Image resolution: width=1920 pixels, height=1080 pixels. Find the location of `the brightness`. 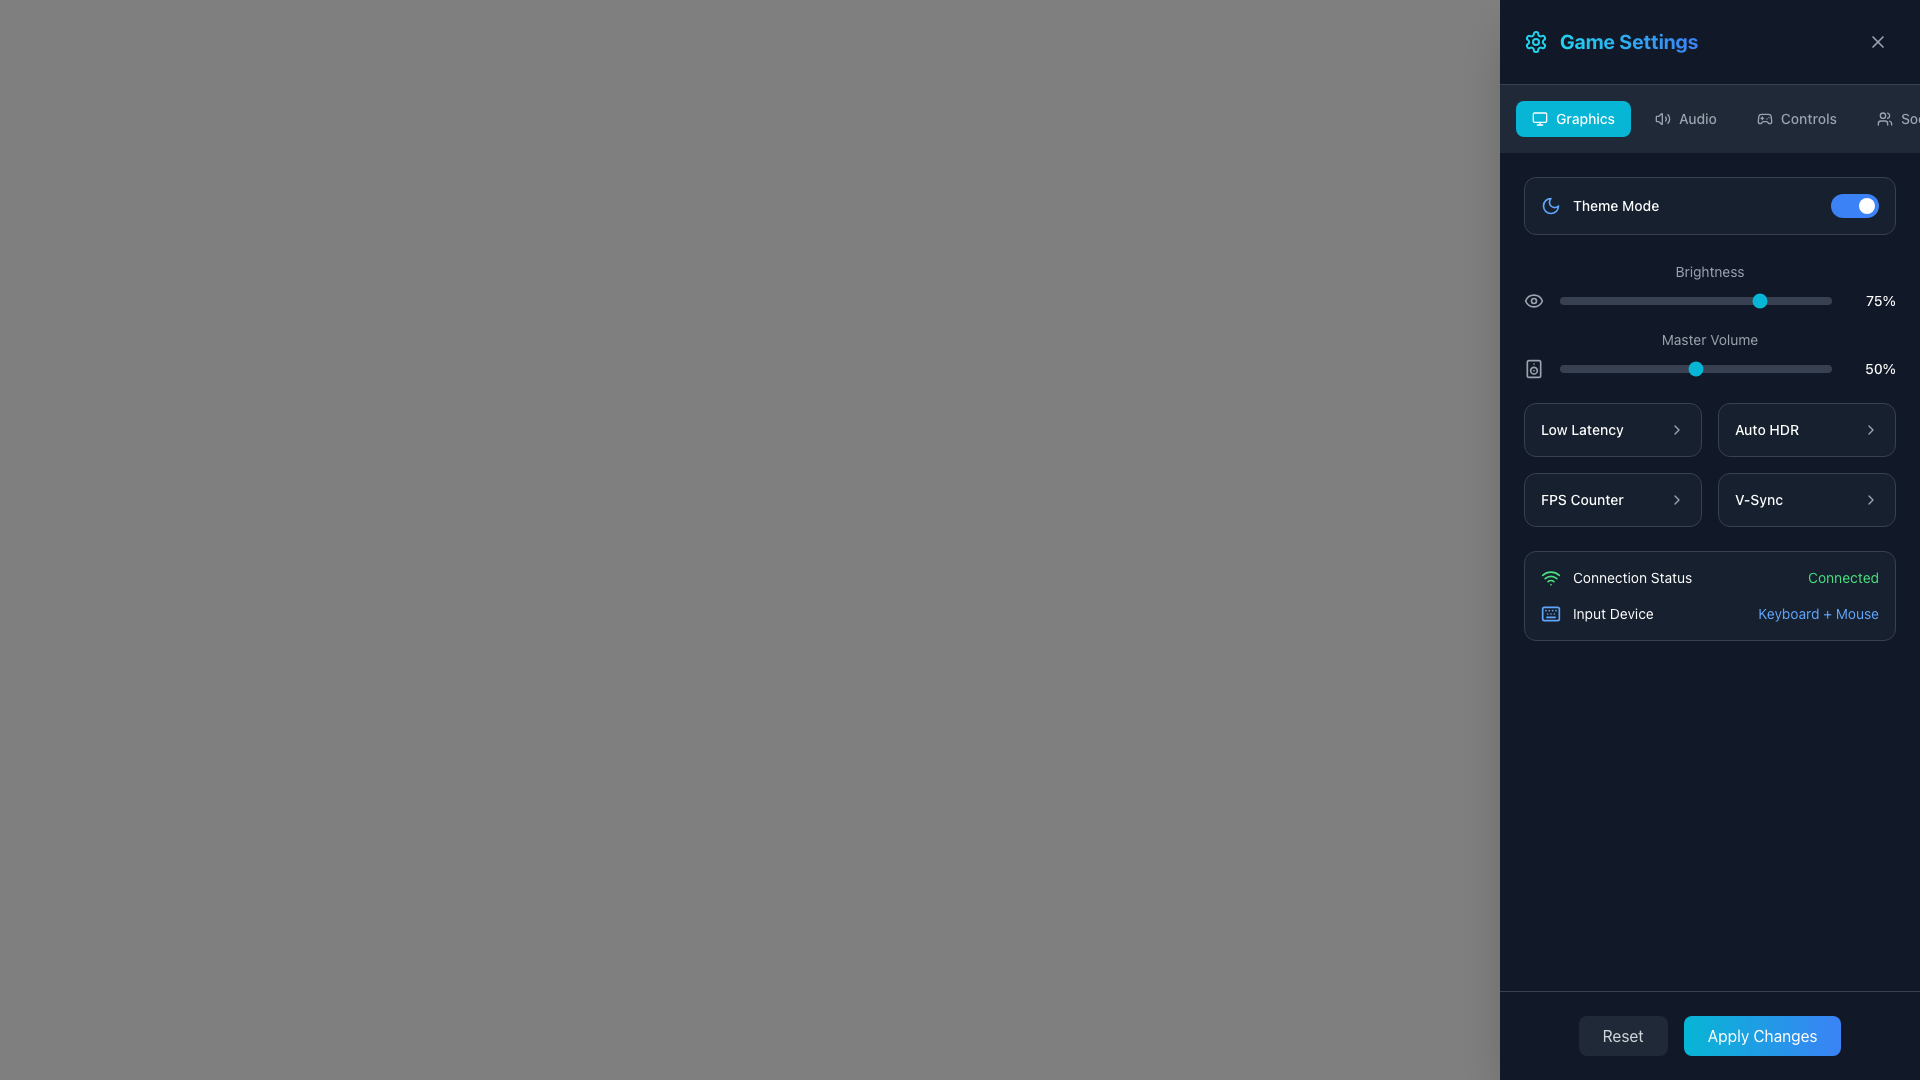

the brightness is located at coordinates (1810, 300).